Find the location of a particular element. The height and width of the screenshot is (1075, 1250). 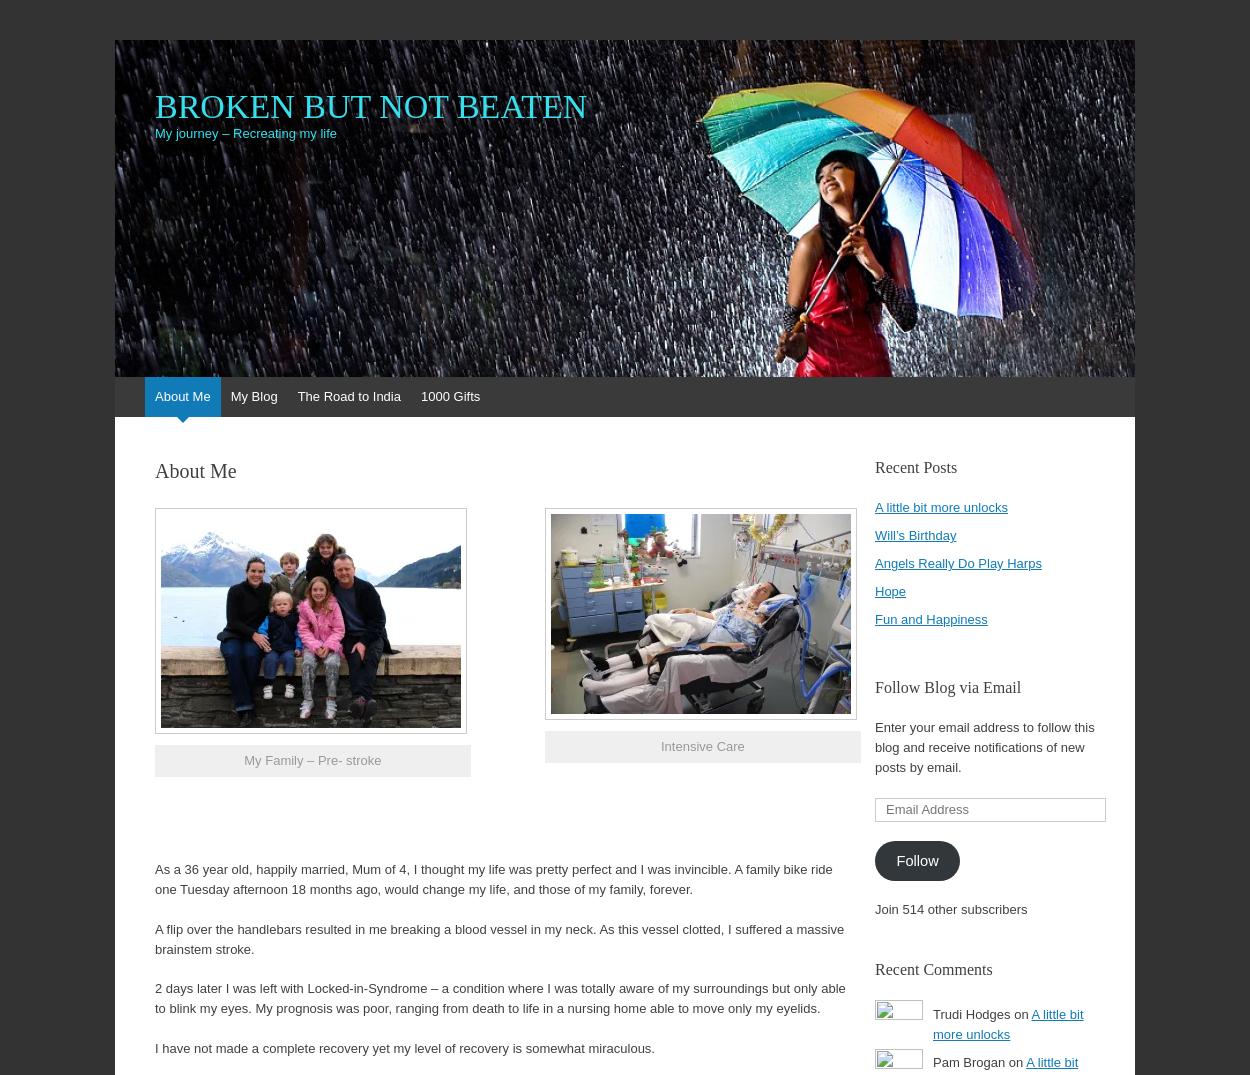

'Enter your email address to follow this blog and receive notifications of new posts by email.' is located at coordinates (875, 747).